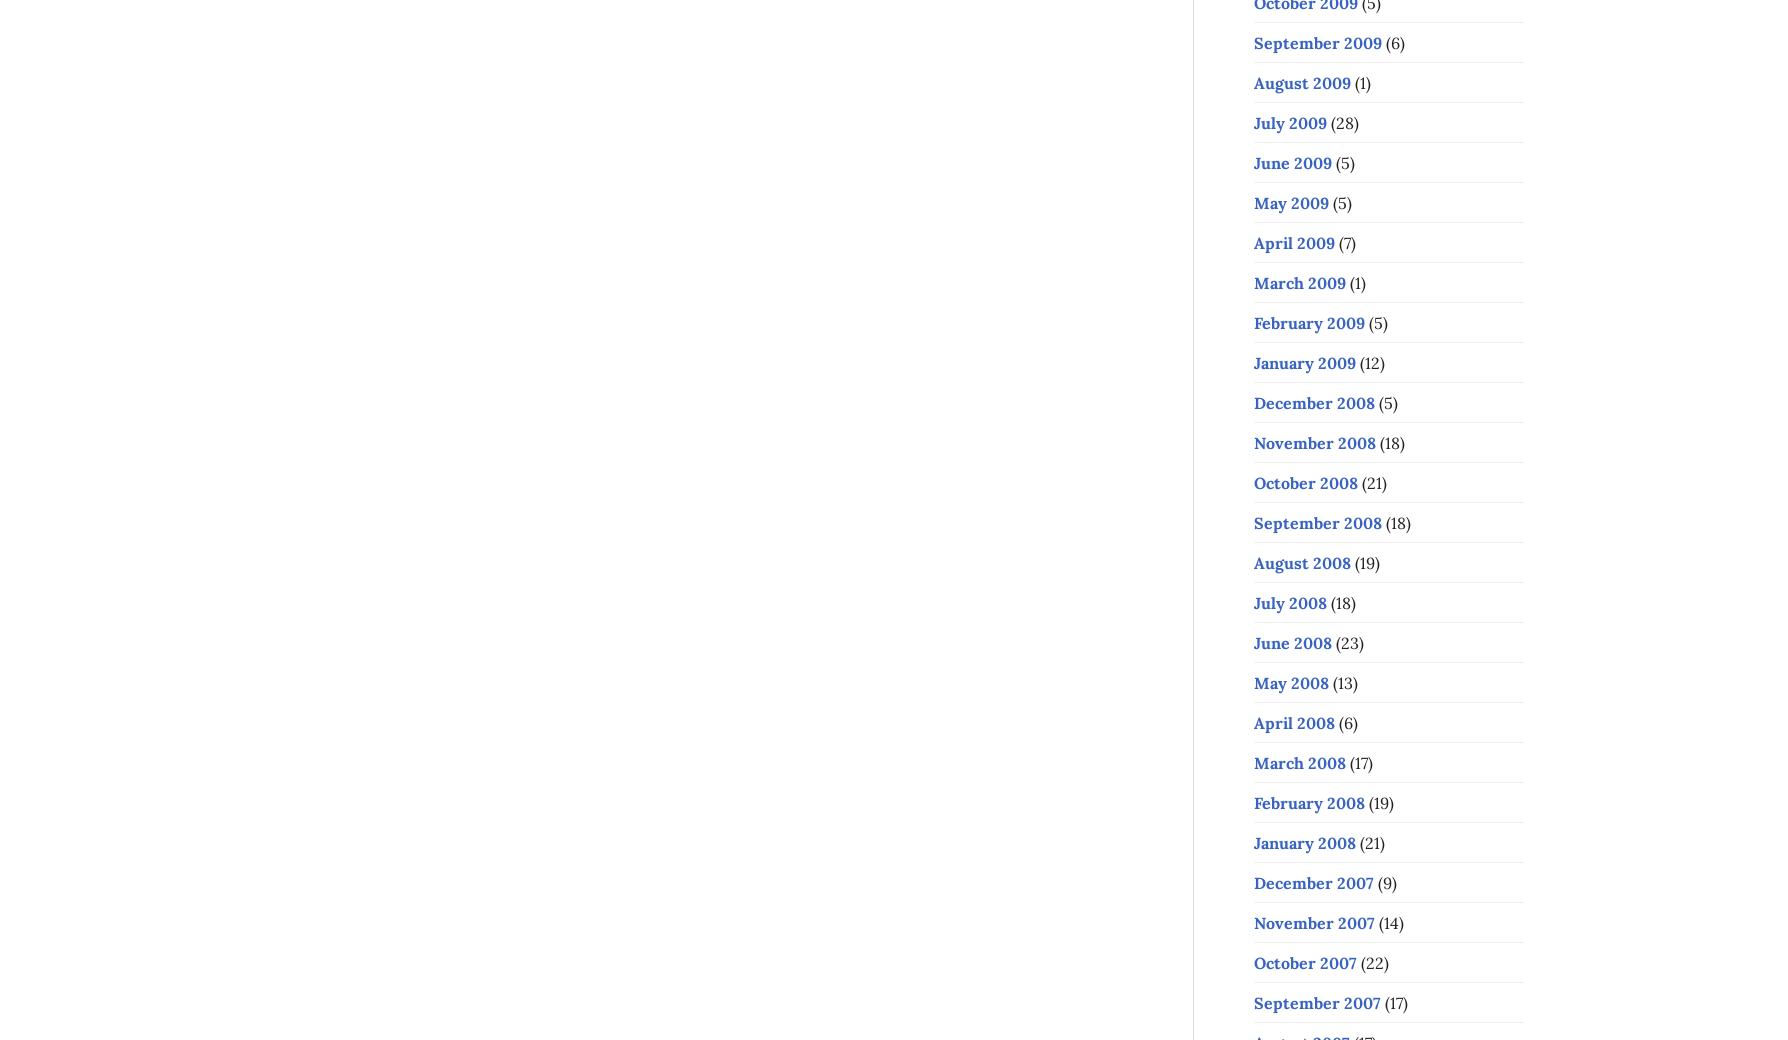 The width and height of the screenshot is (1788, 1040). Describe the element at coordinates (1293, 721) in the screenshot. I see `'April 2008'` at that location.